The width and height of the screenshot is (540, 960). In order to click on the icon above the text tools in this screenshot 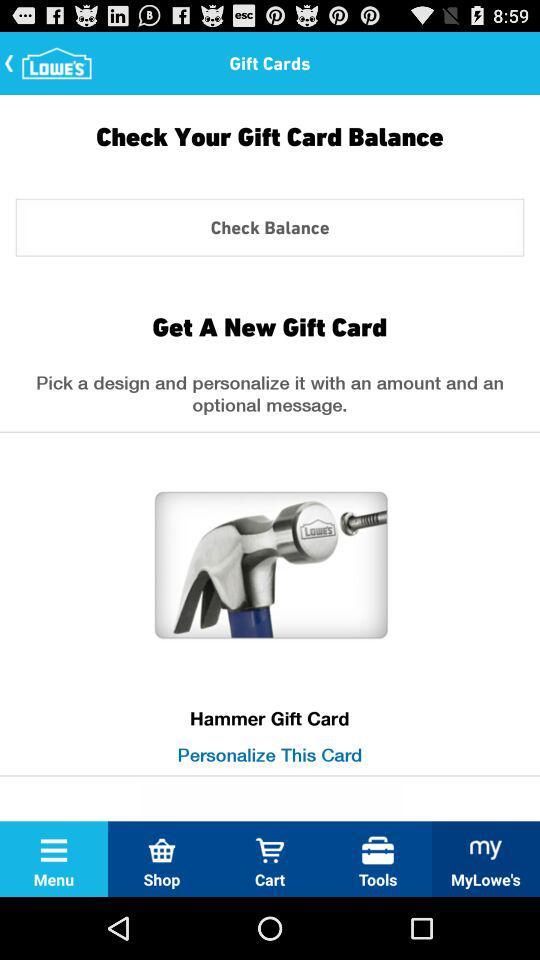, I will do `click(378, 849)`.